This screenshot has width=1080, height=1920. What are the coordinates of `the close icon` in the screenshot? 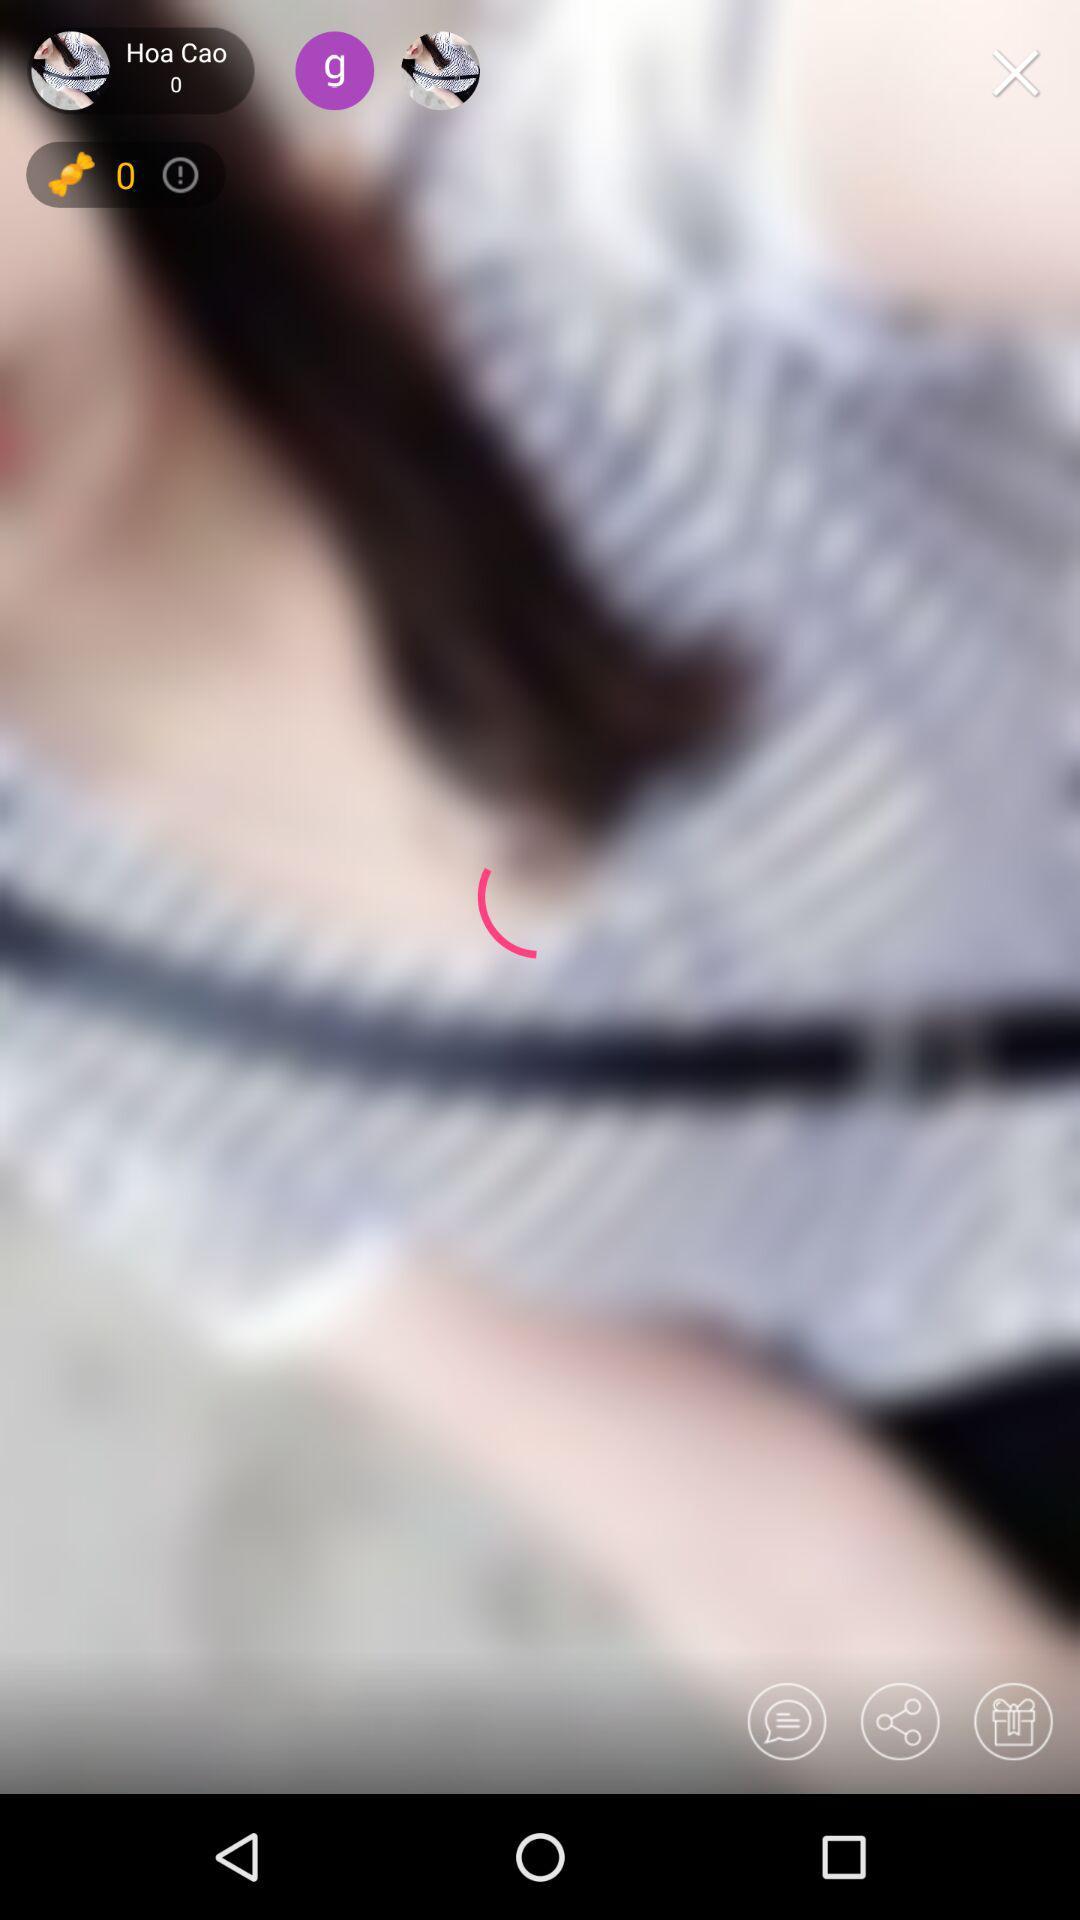 It's located at (1015, 72).